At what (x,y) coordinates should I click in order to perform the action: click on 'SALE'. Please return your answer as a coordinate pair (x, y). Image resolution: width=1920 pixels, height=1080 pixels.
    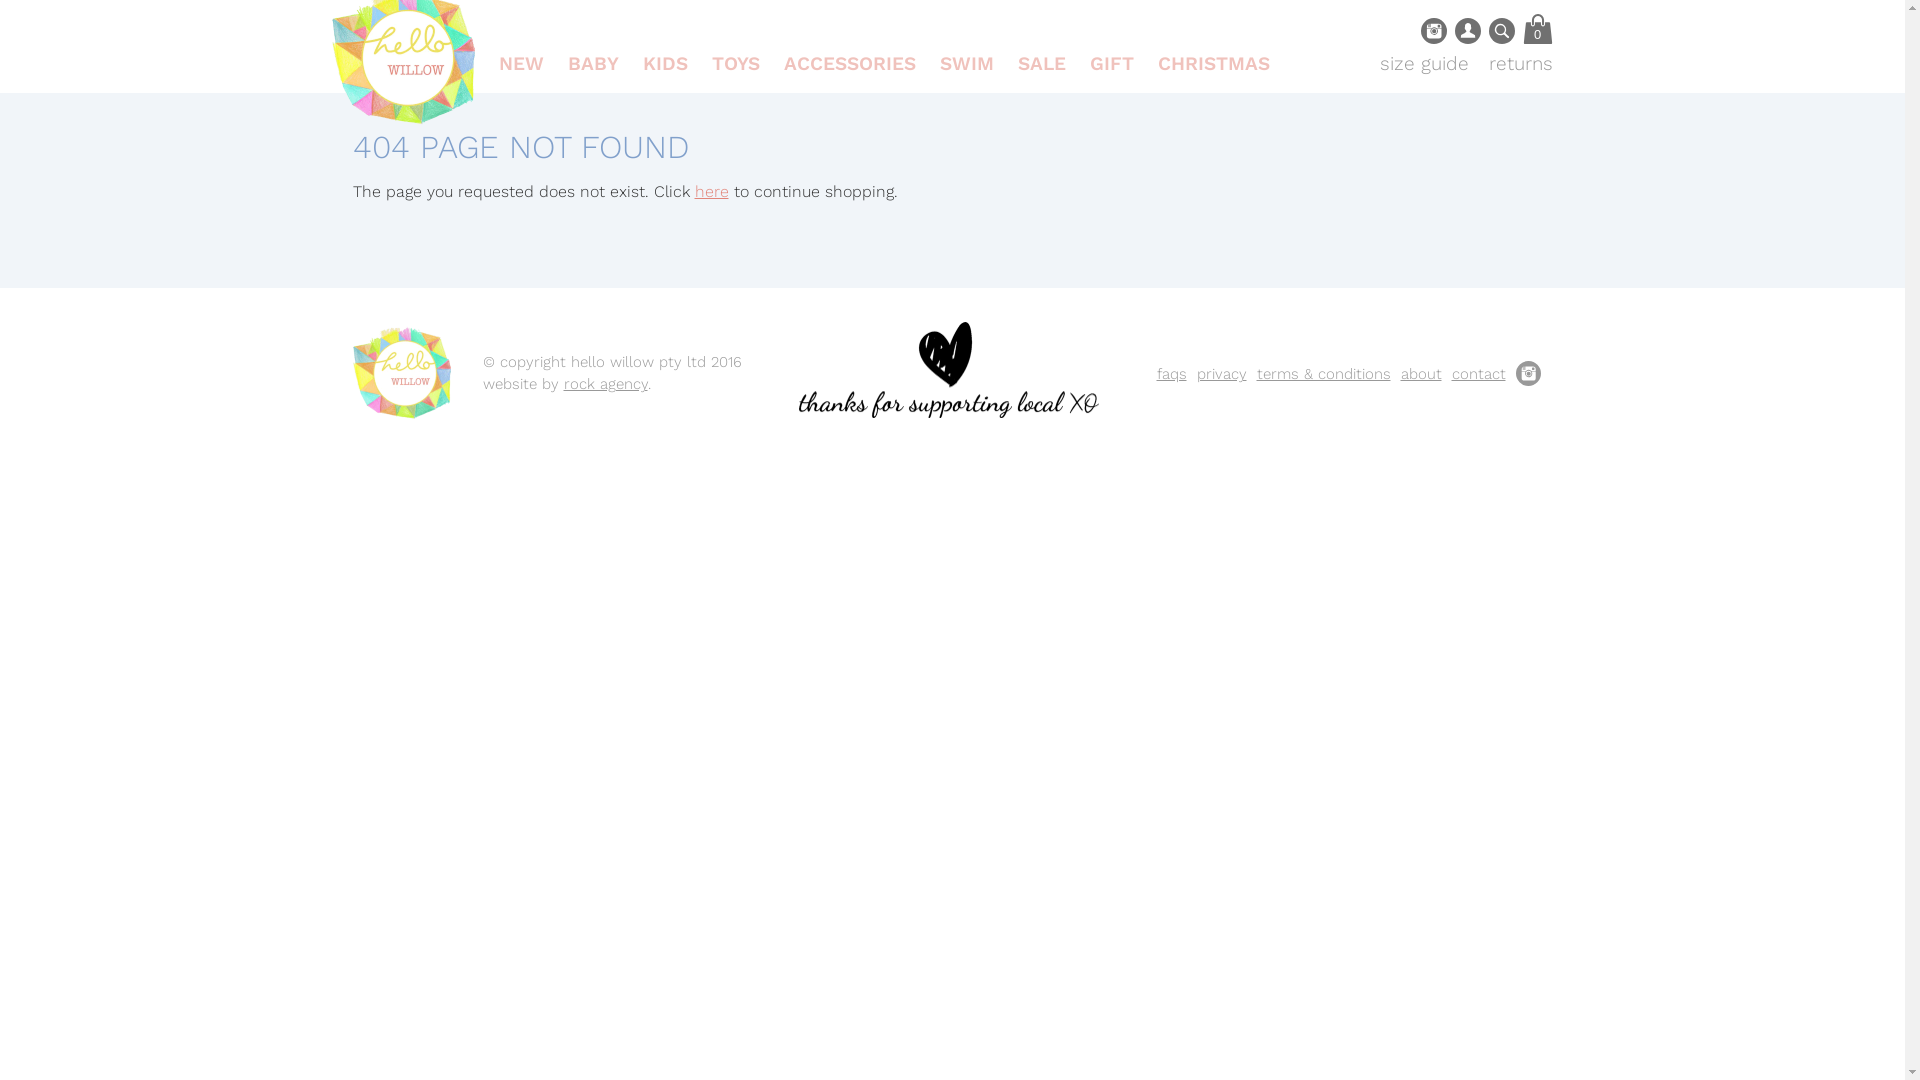
    Looking at the image, I should click on (1040, 63).